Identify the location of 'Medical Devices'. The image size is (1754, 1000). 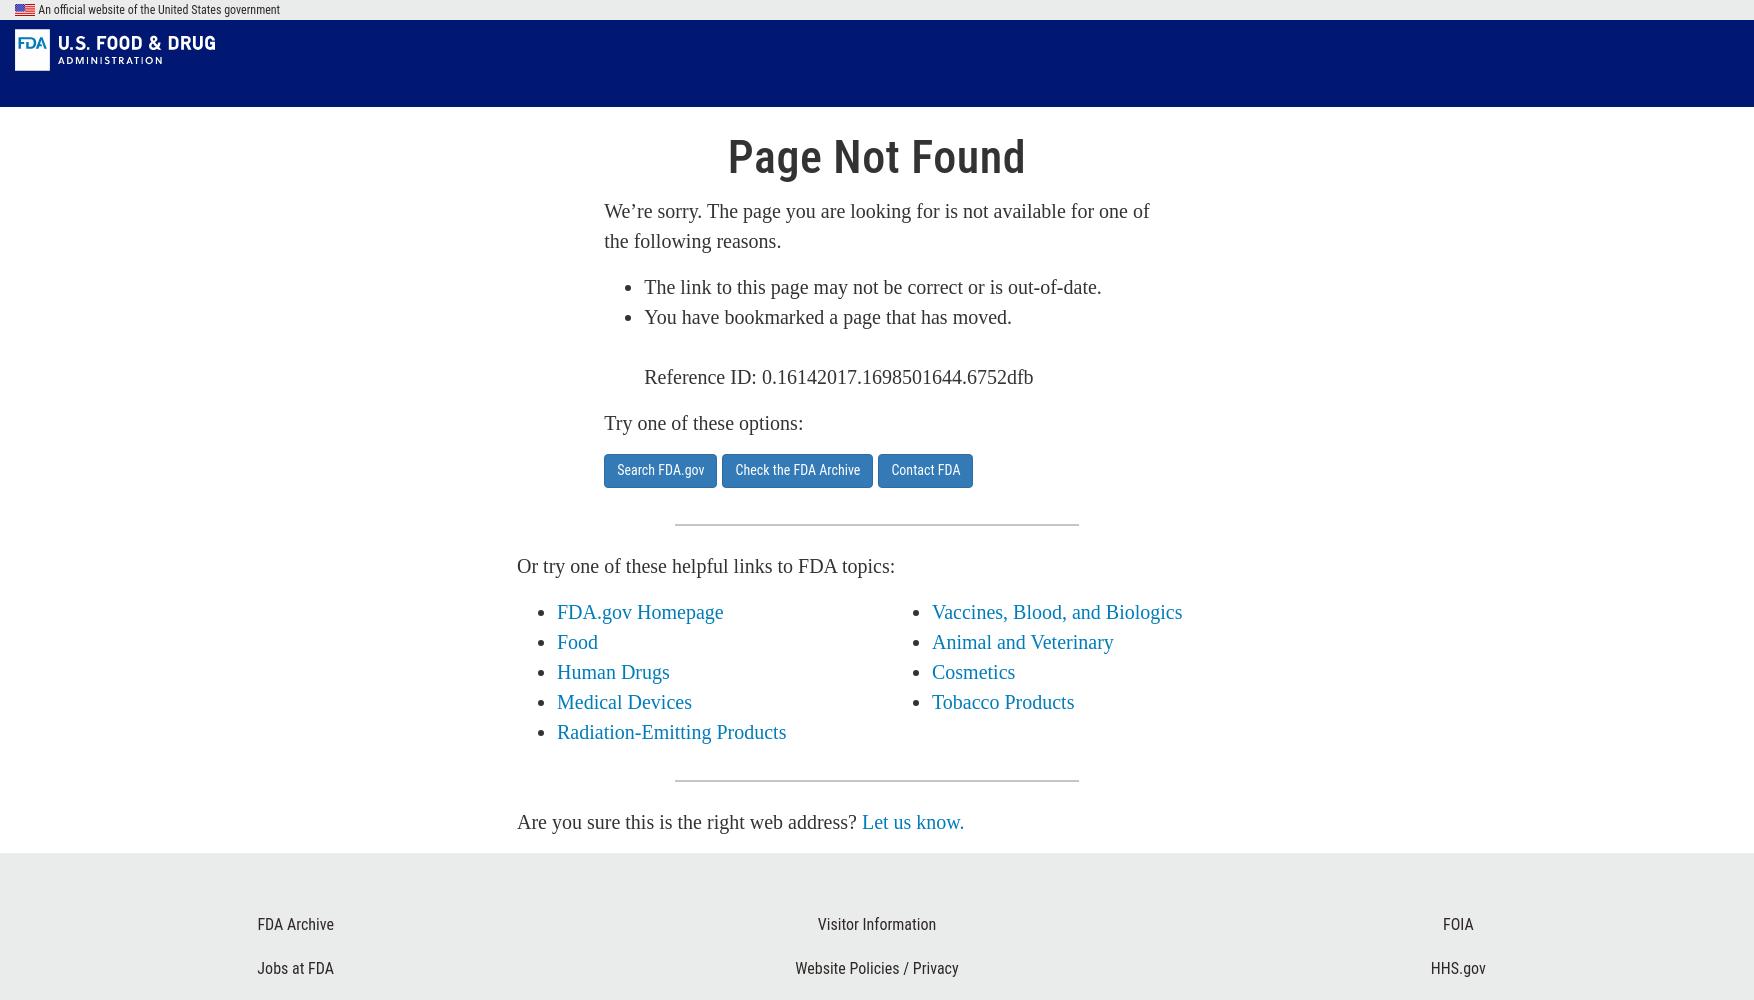
(623, 701).